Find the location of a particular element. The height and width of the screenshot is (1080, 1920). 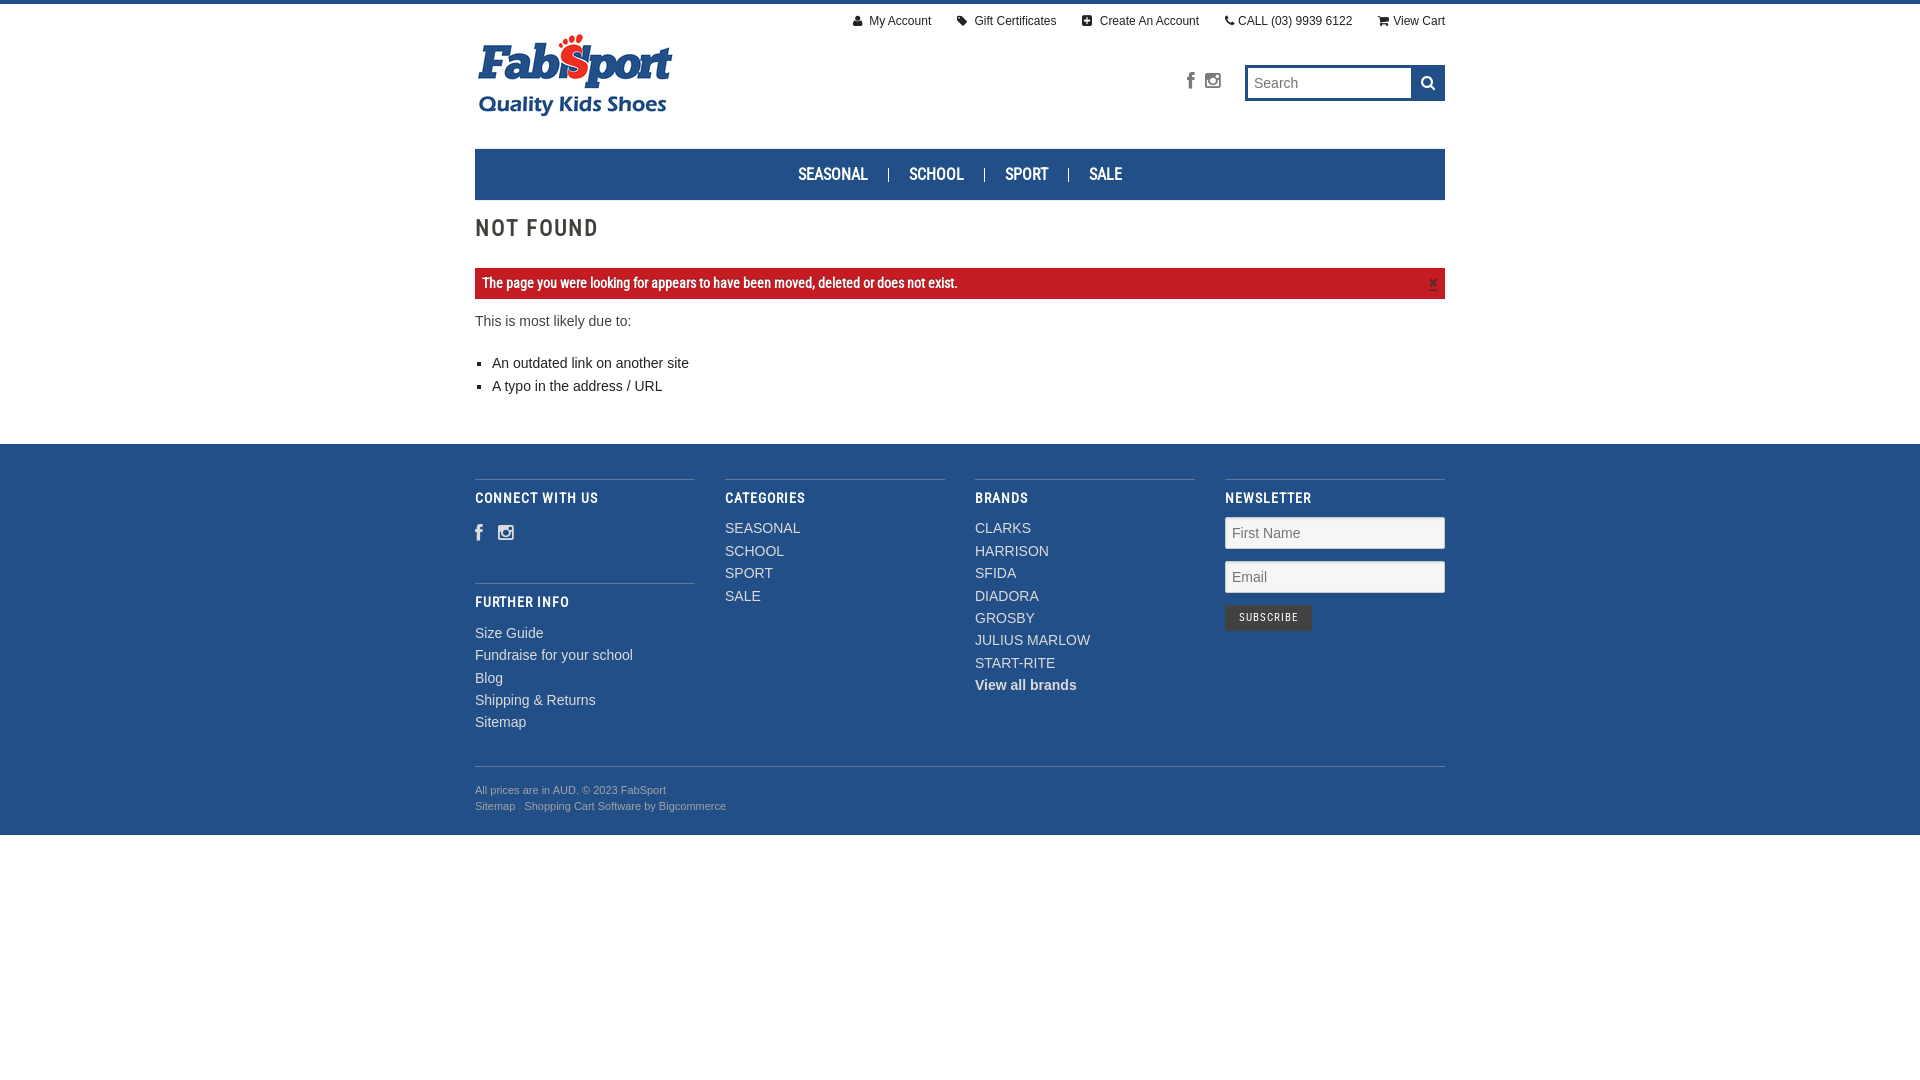

'JULIUS MARLOW' is located at coordinates (1032, 640).